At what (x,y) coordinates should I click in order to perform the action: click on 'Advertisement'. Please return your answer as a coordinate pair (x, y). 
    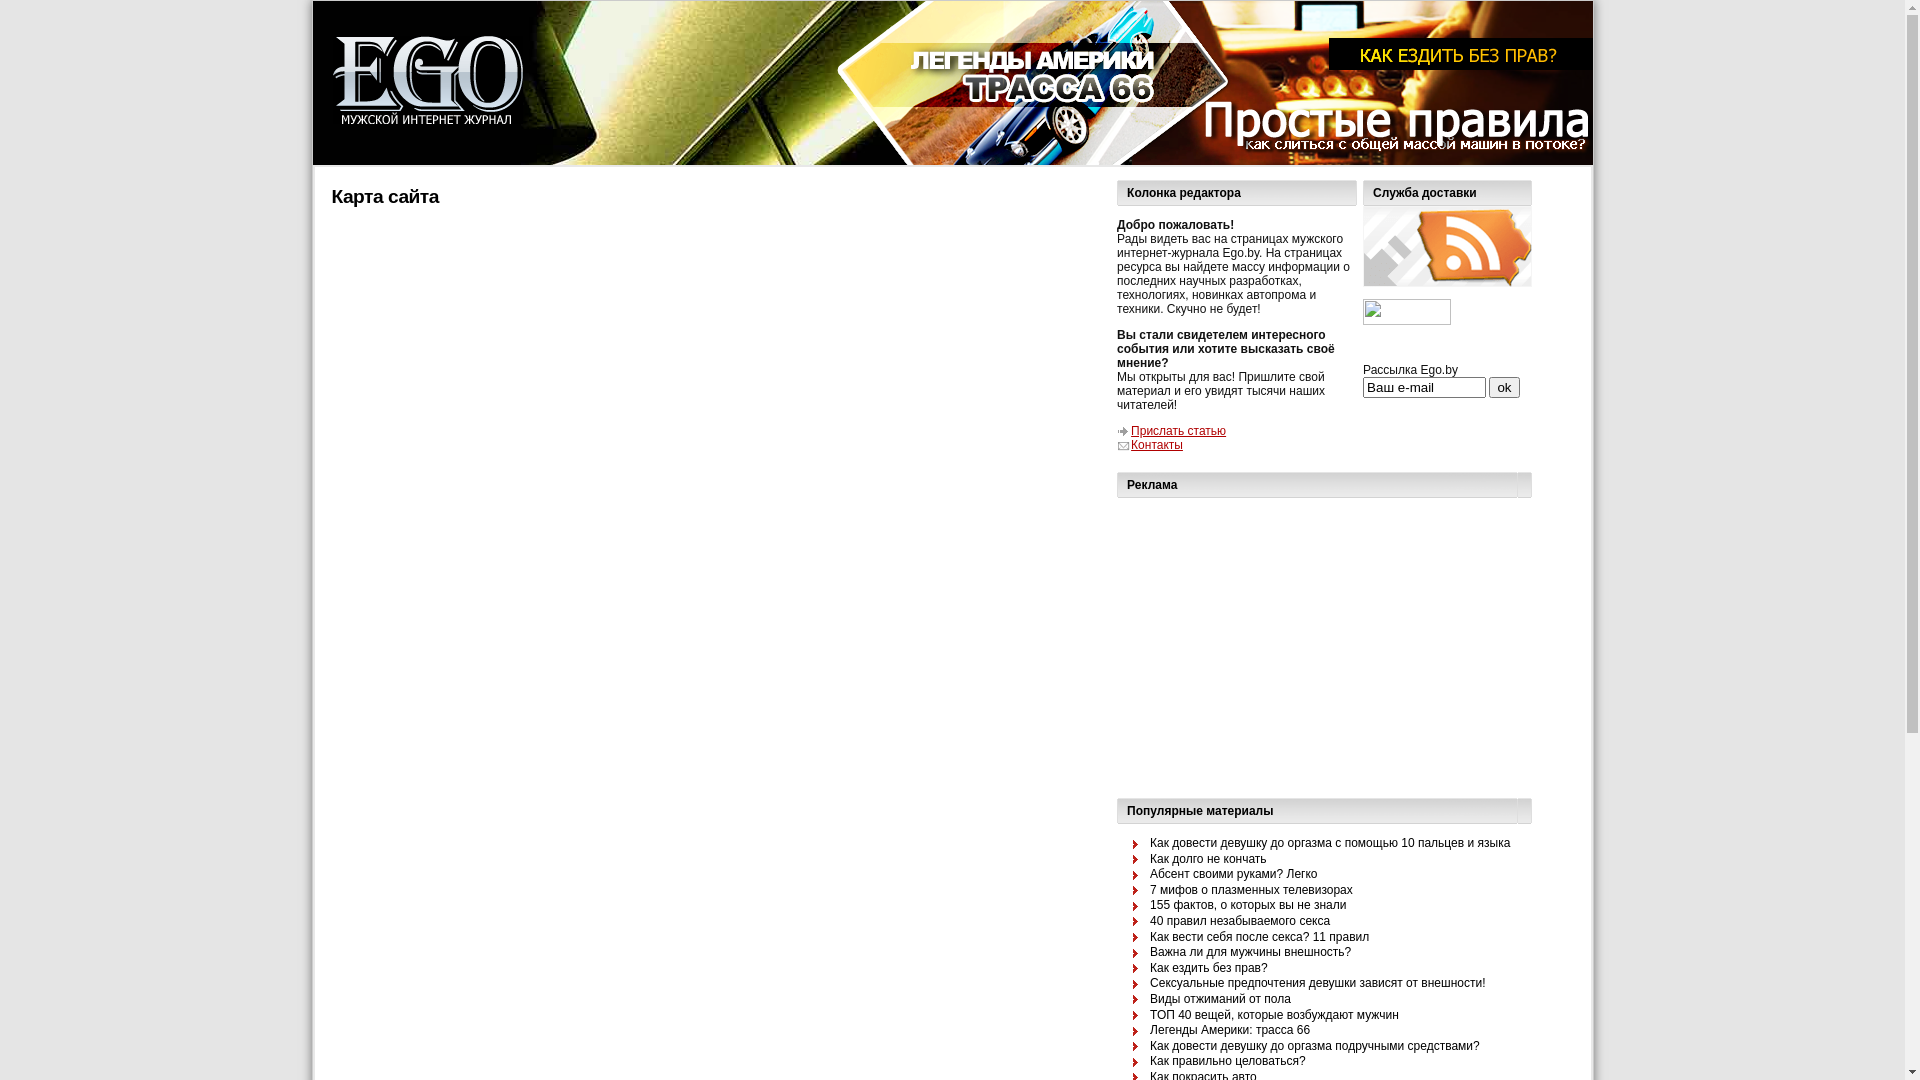
    Looking at the image, I should click on (1324, 651).